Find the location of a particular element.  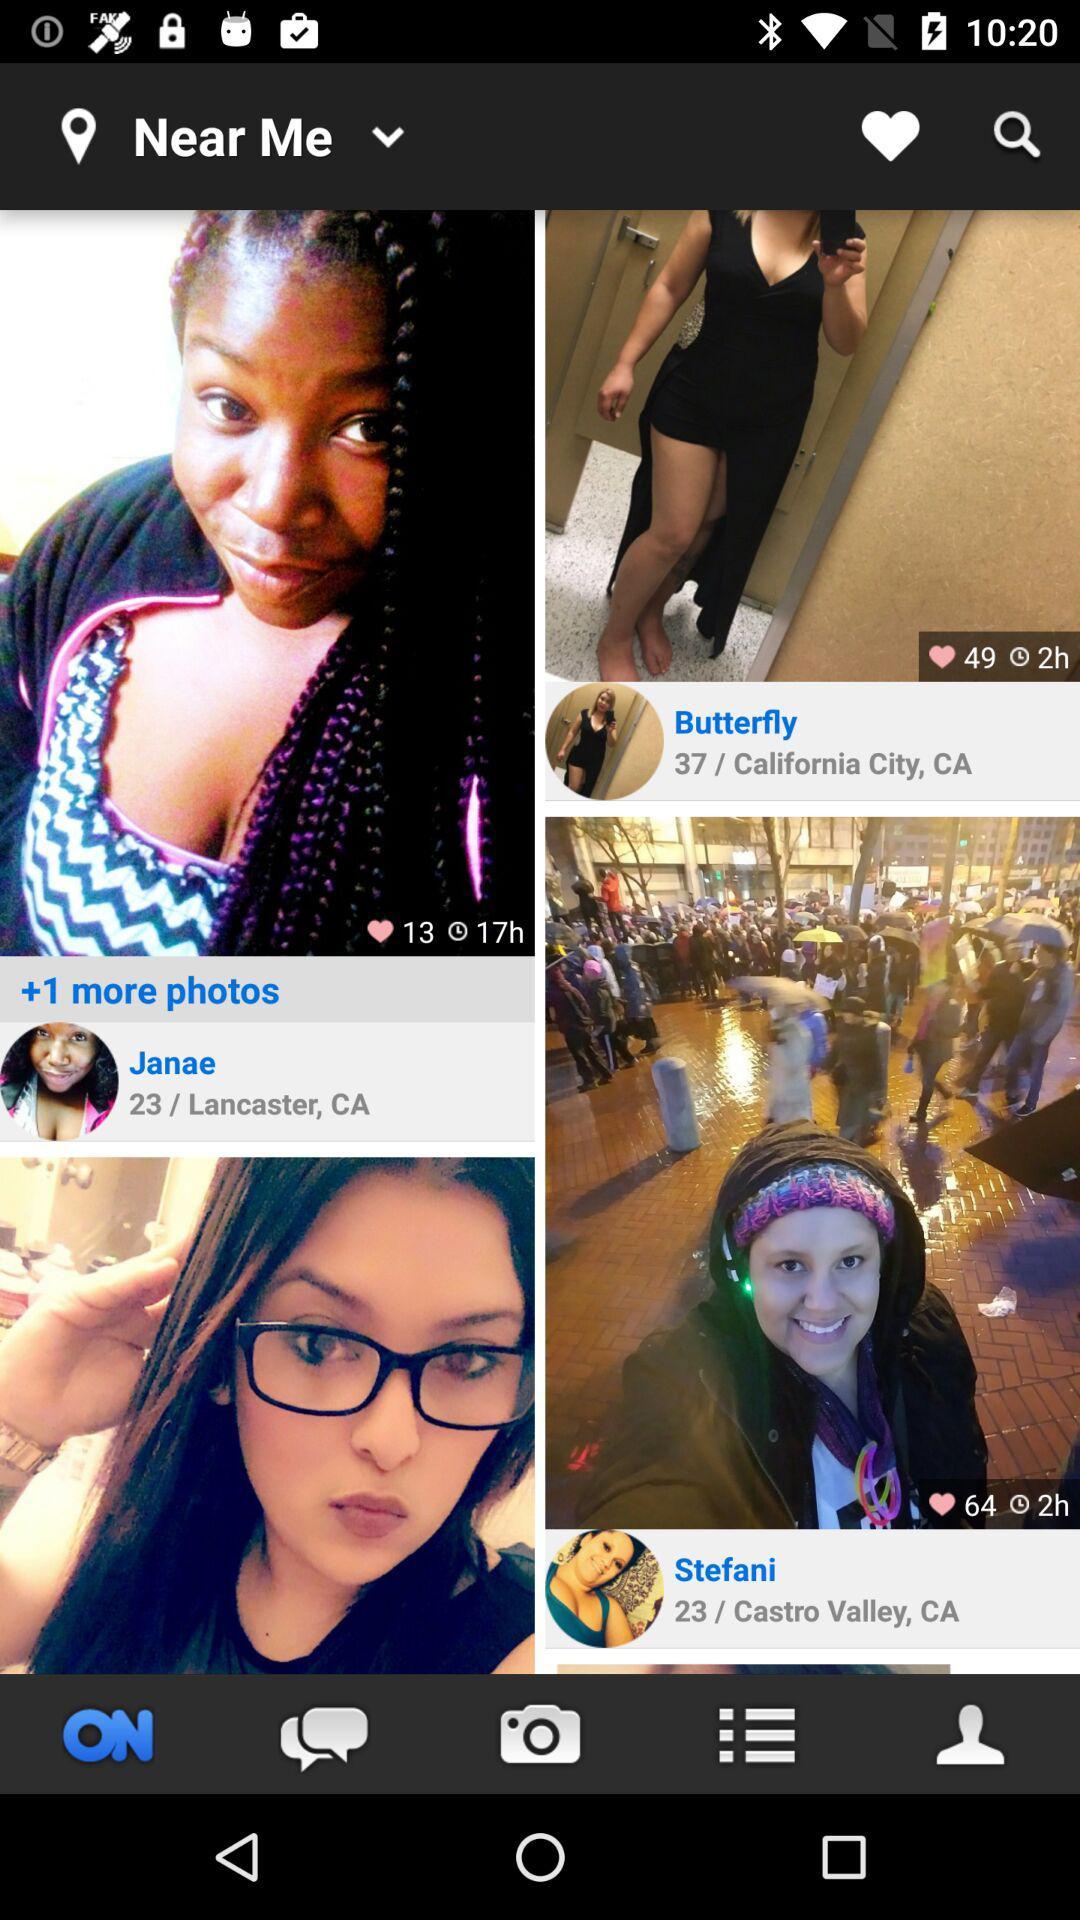

take a picture is located at coordinates (540, 1733).